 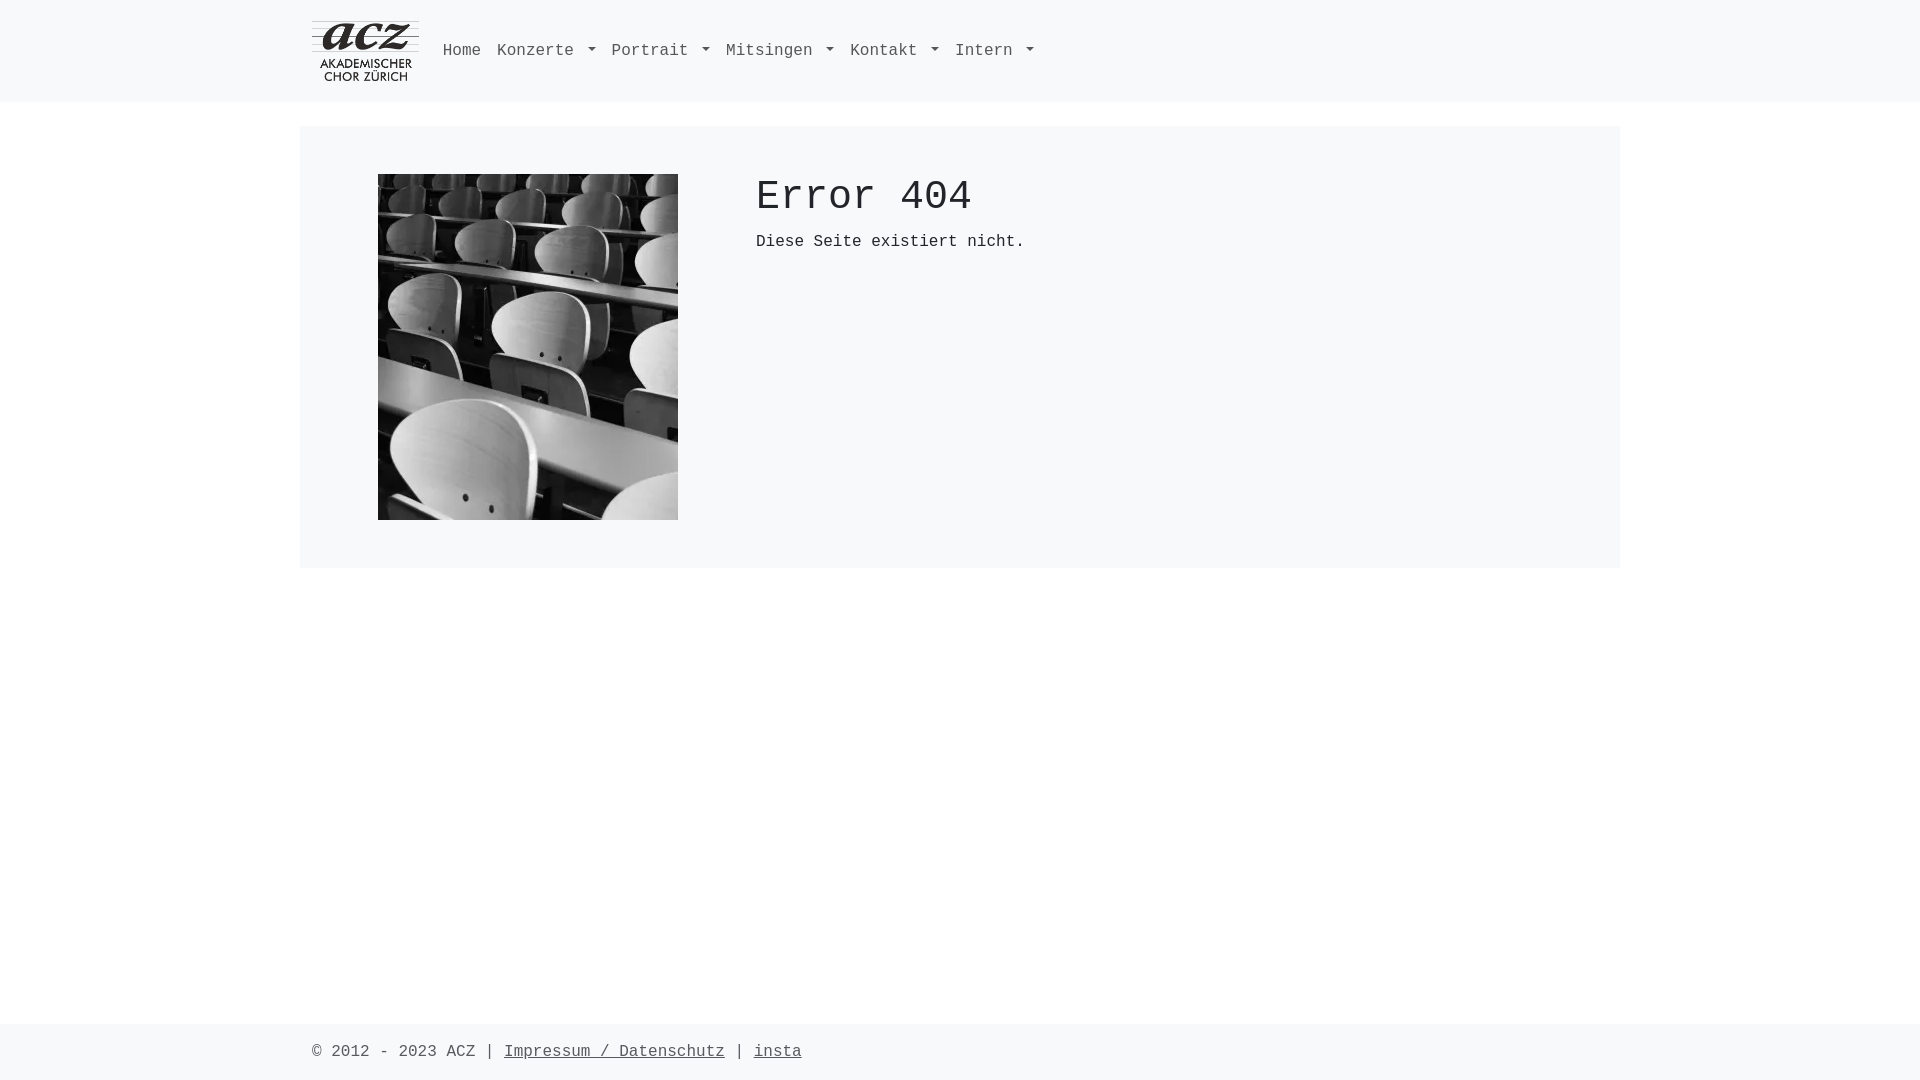 I want to click on 'Konzerte', so click(x=546, y=49).